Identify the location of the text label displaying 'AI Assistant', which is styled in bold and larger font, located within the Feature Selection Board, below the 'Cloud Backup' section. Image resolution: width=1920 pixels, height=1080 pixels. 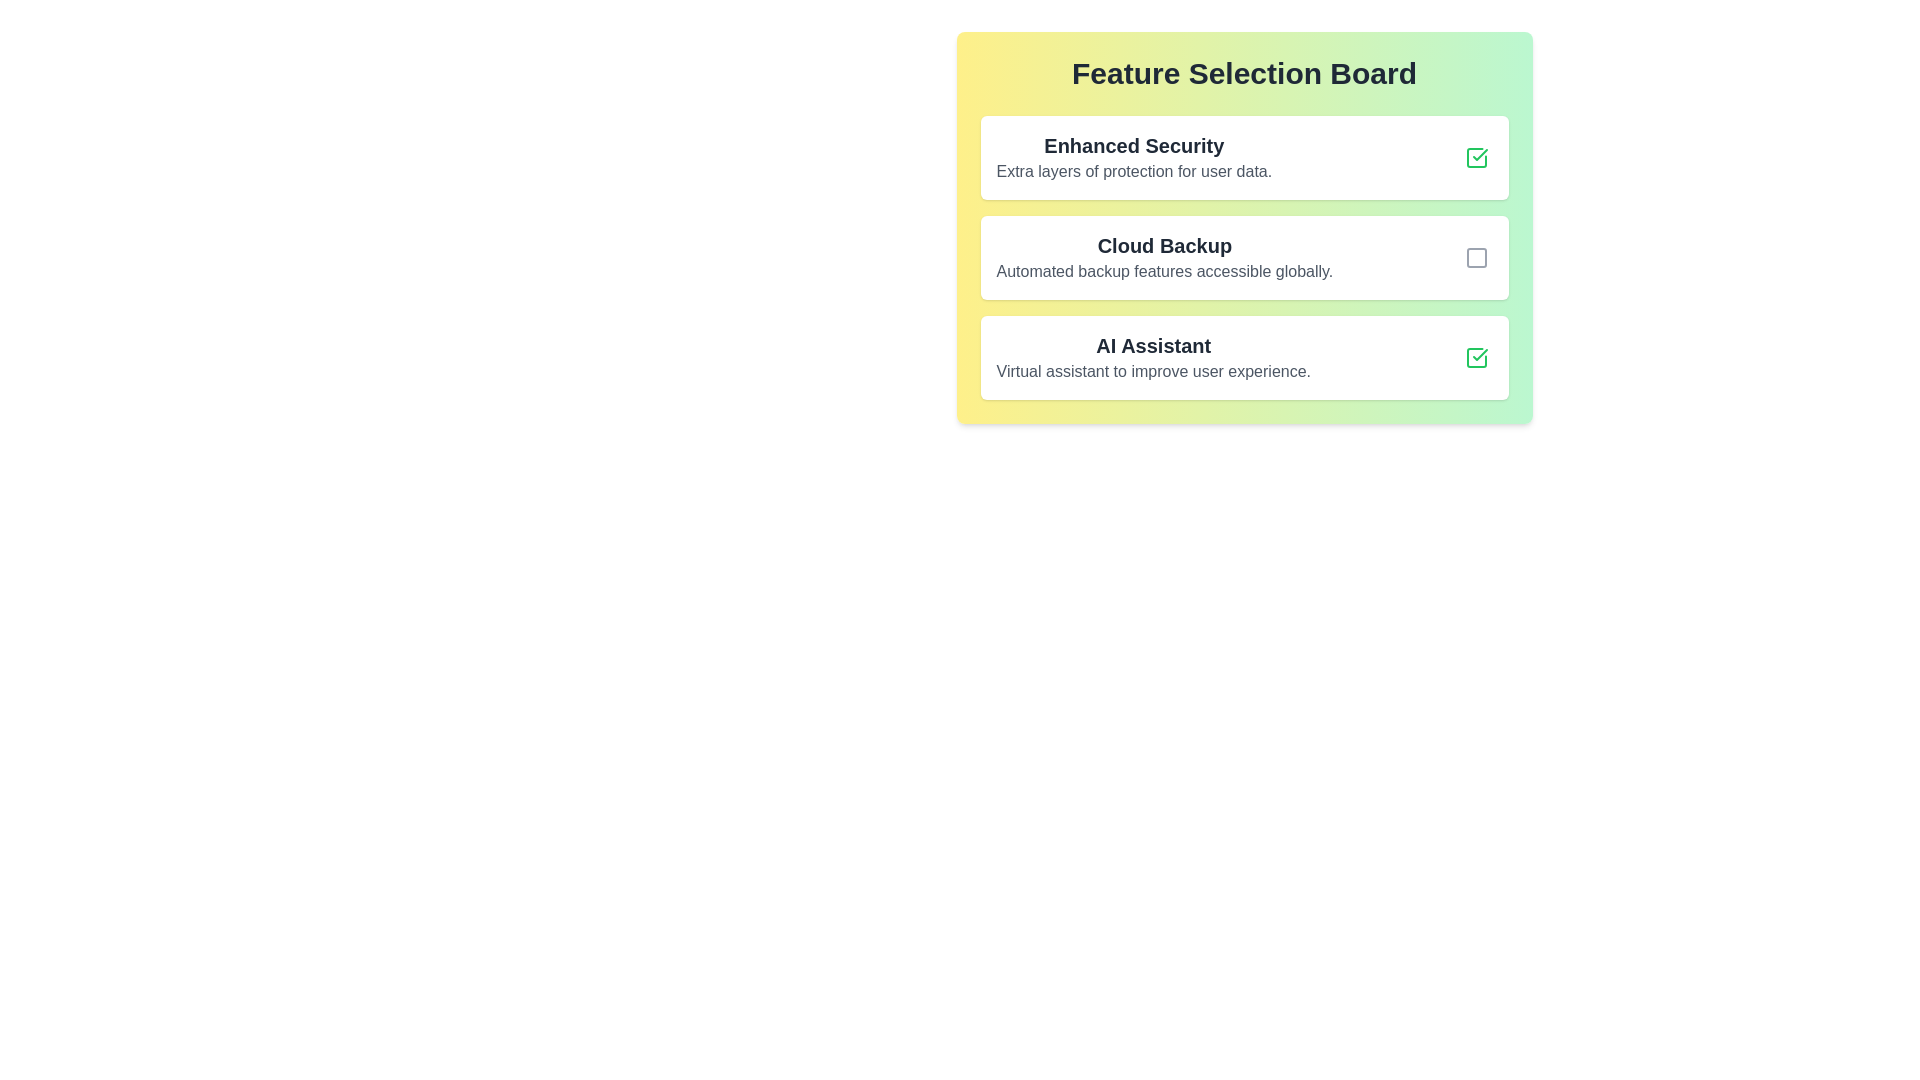
(1153, 345).